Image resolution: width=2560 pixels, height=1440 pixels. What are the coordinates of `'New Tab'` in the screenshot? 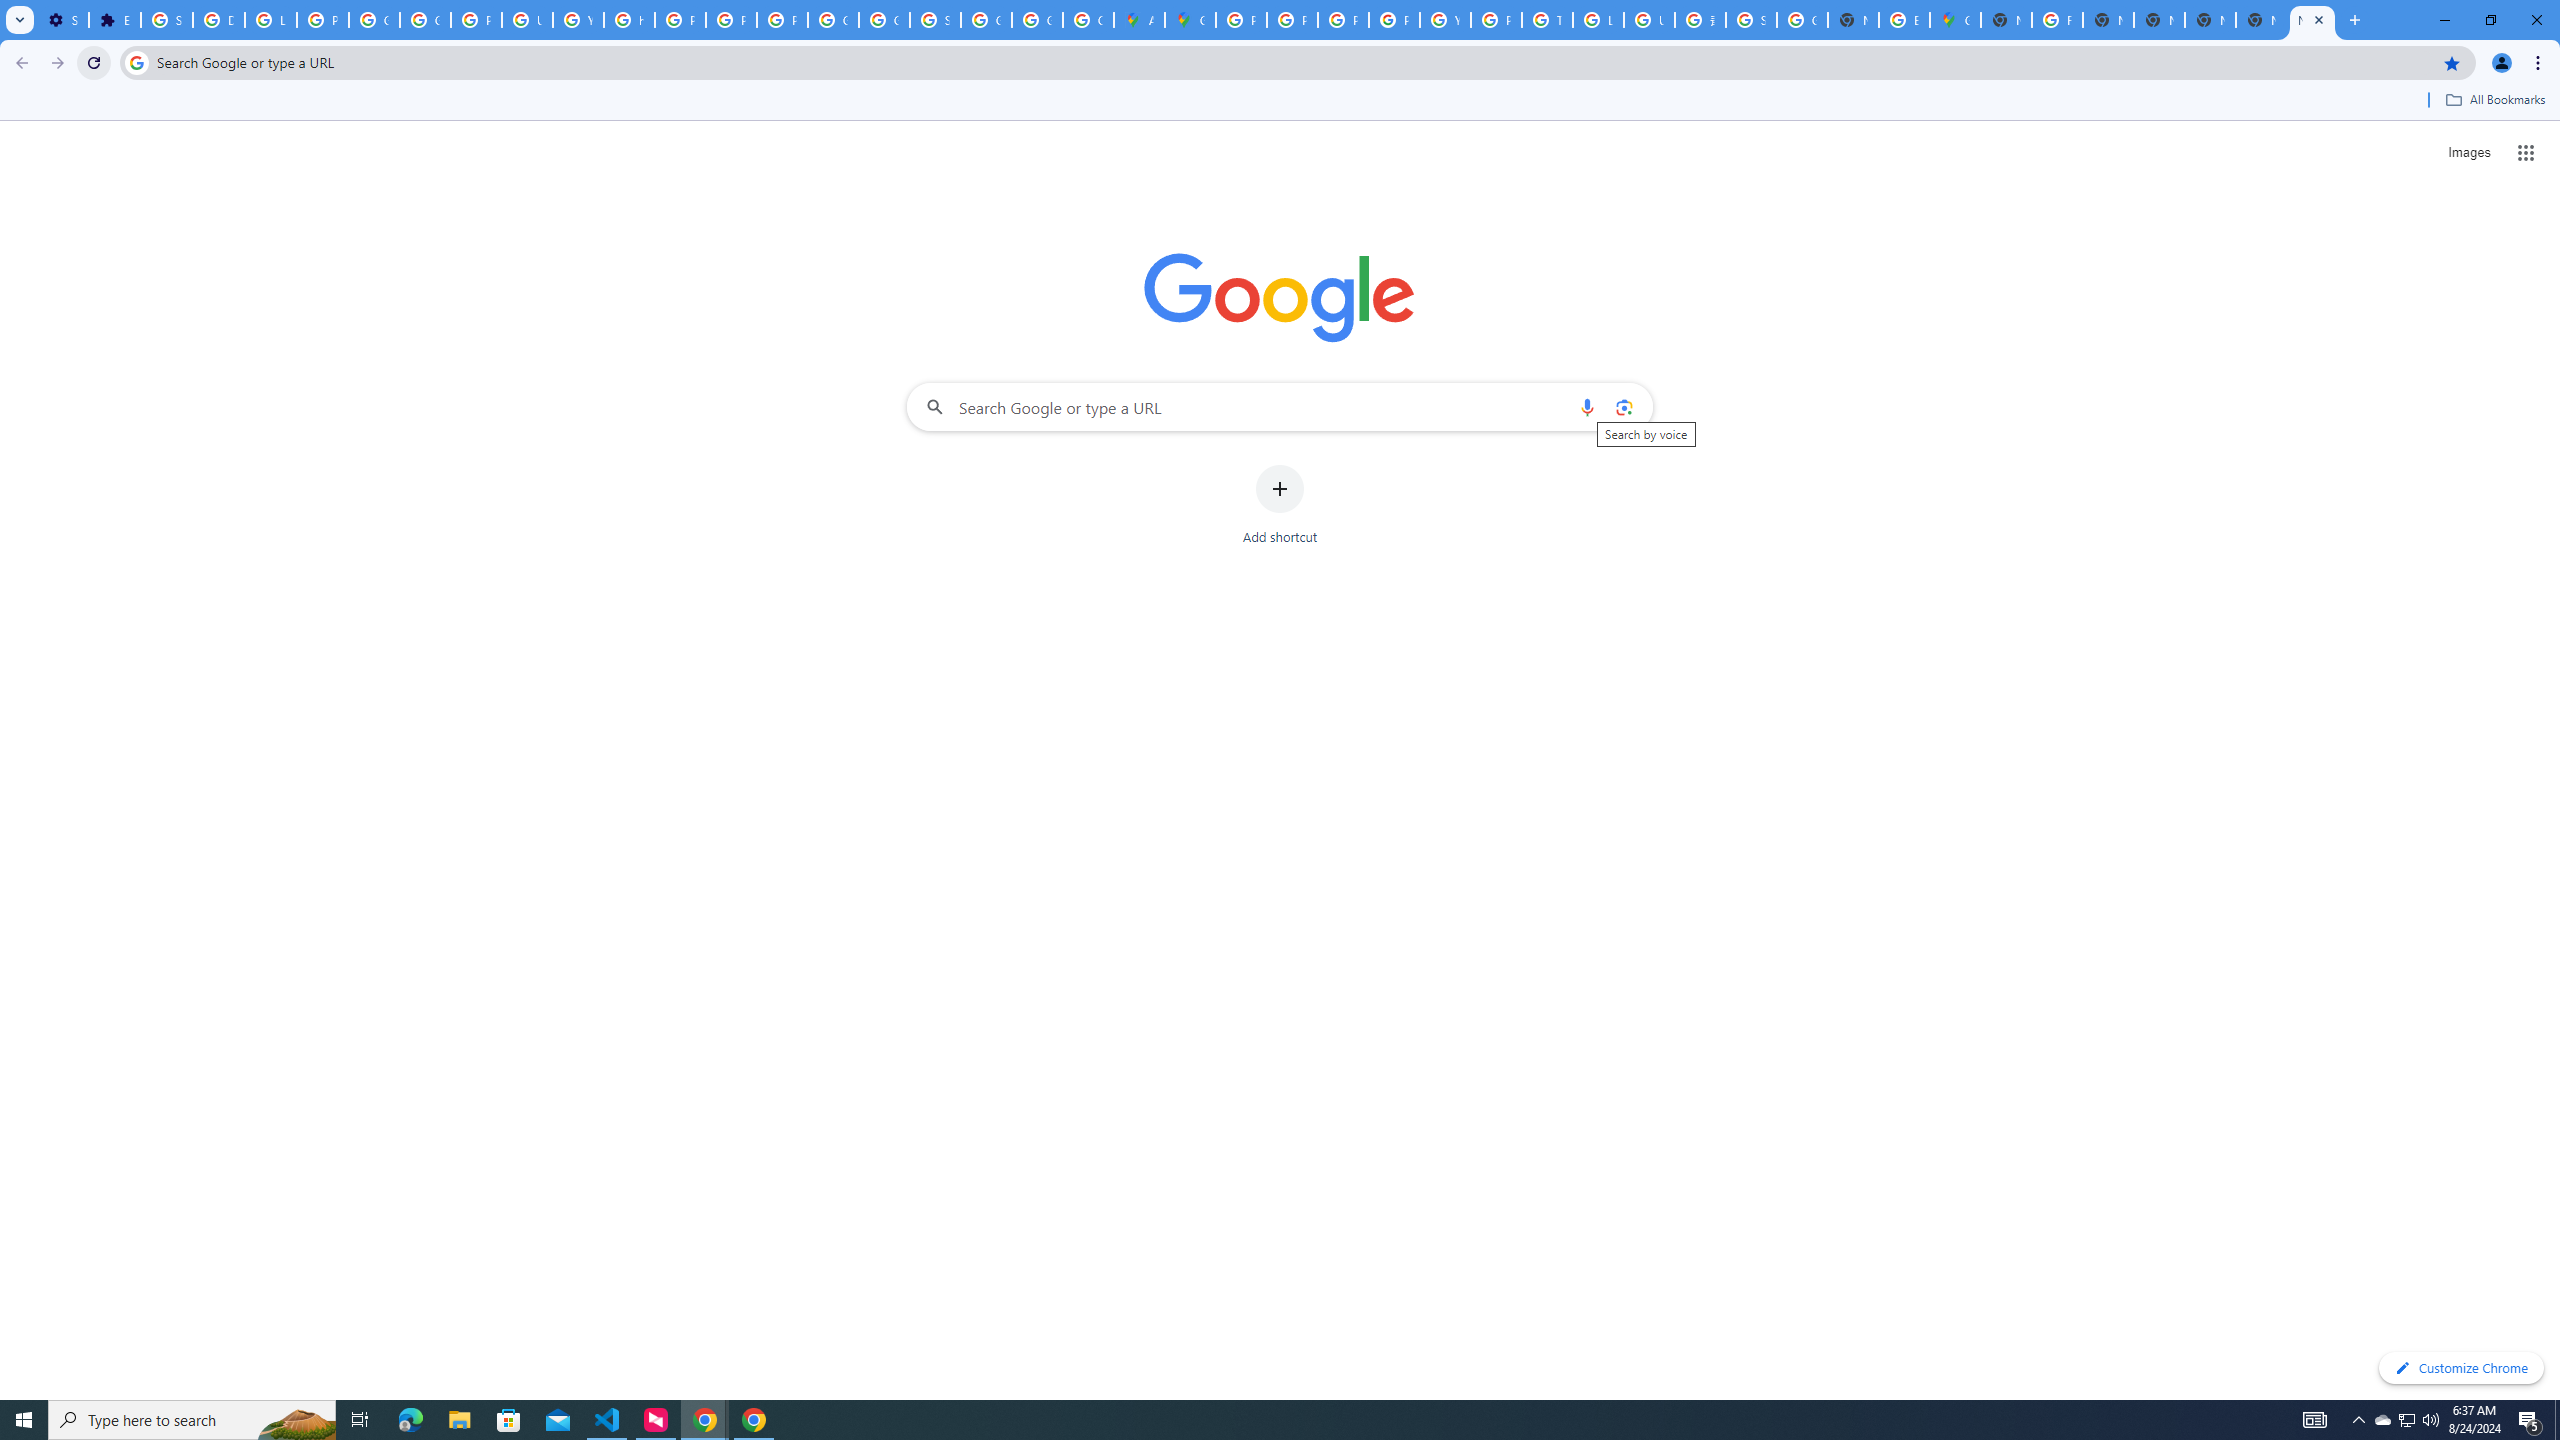 It's located at (2311, 19).